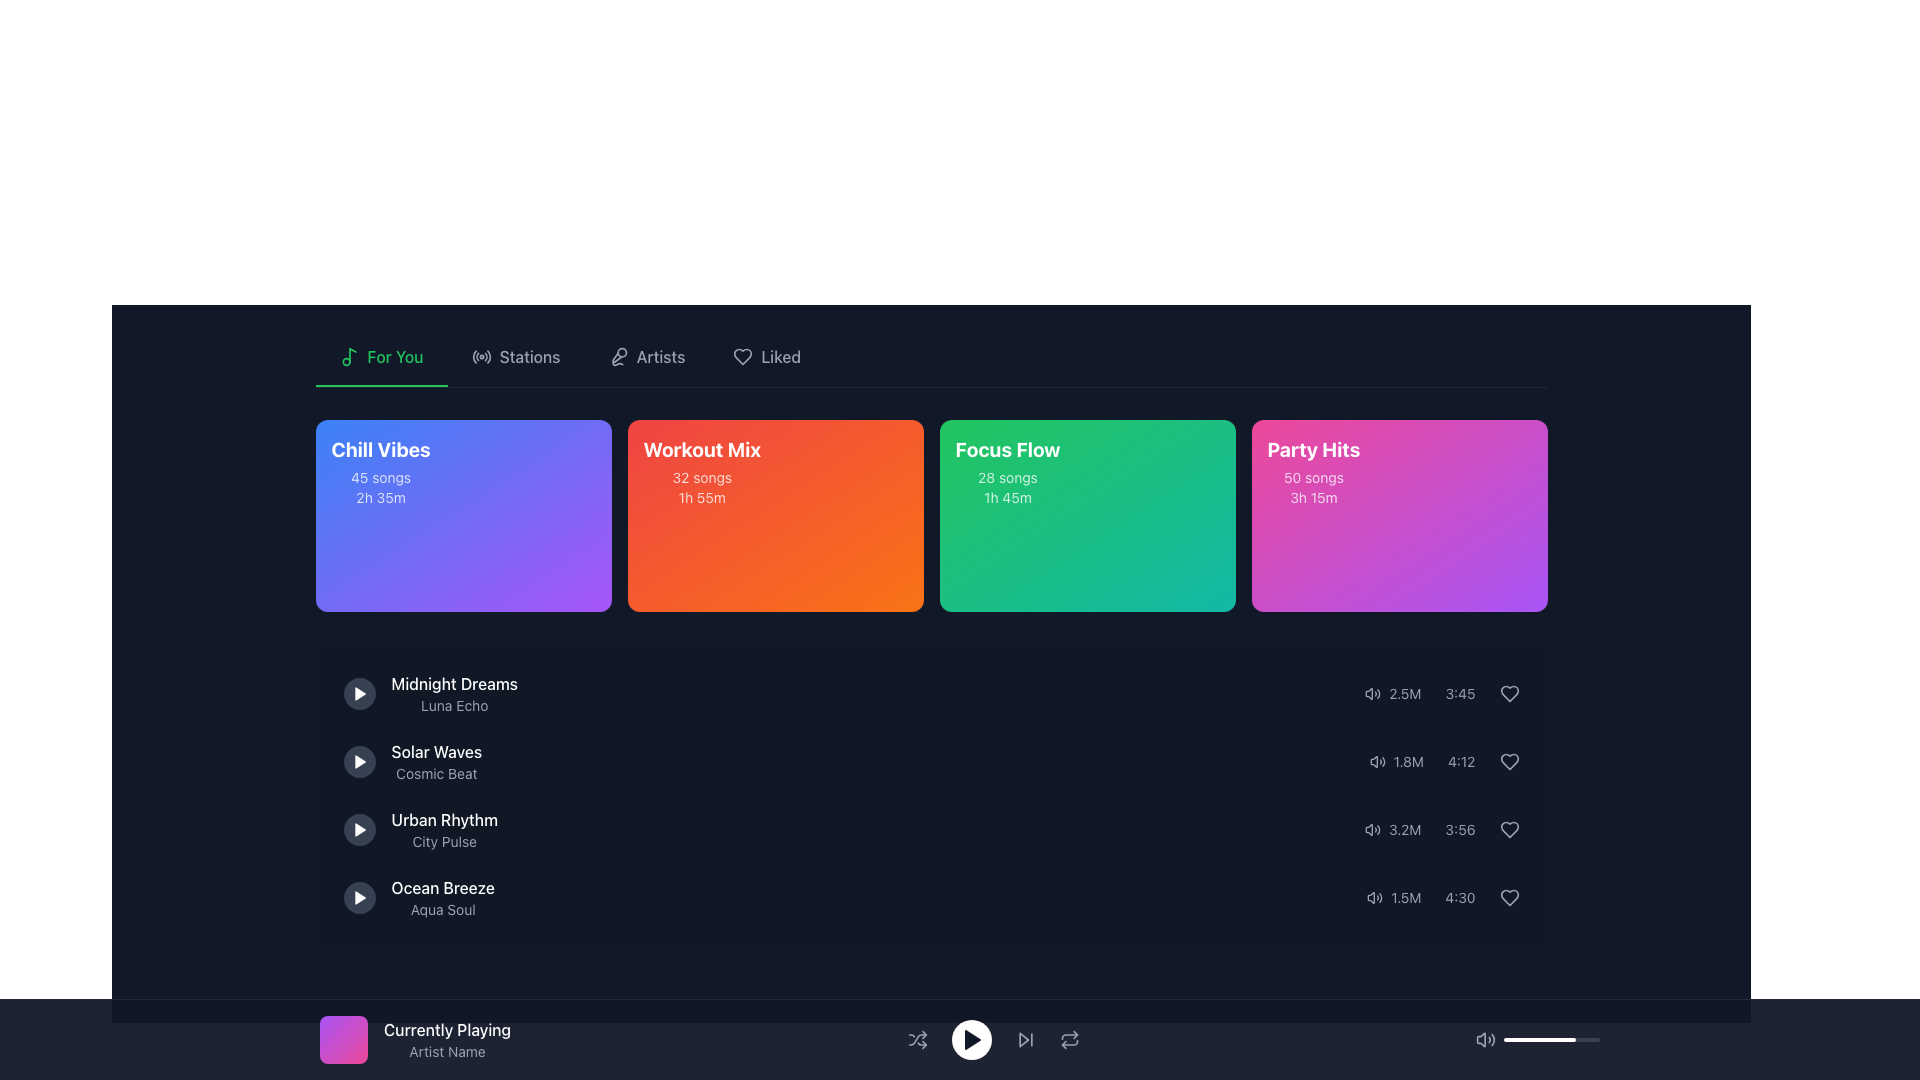 This screenshot has width=1920, height=1080. What do you see at coordinates (1008, 496) in the screenshot?
I see `text displayed in the Text Label element that shows '1h 45m', located at the bottom of the 'Focus Flow' section` at bounding box center [1008, 496].